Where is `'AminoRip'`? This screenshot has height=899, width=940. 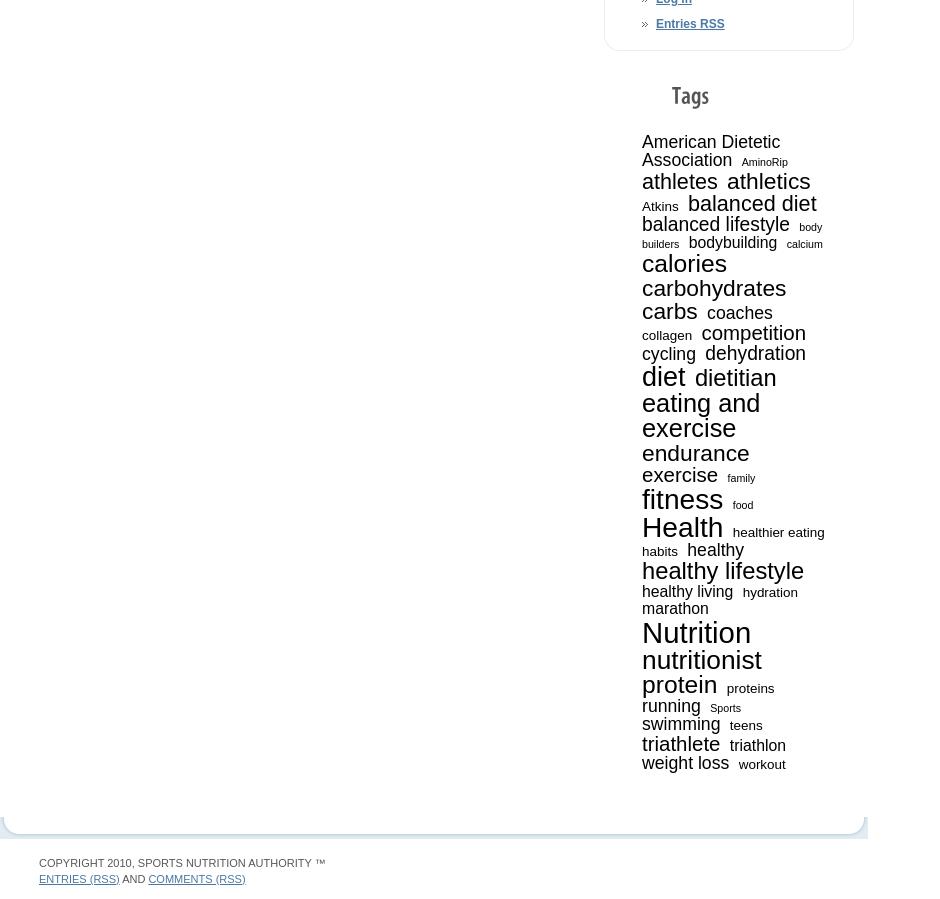
'AminoRip' is located at coordinates (763, 161).